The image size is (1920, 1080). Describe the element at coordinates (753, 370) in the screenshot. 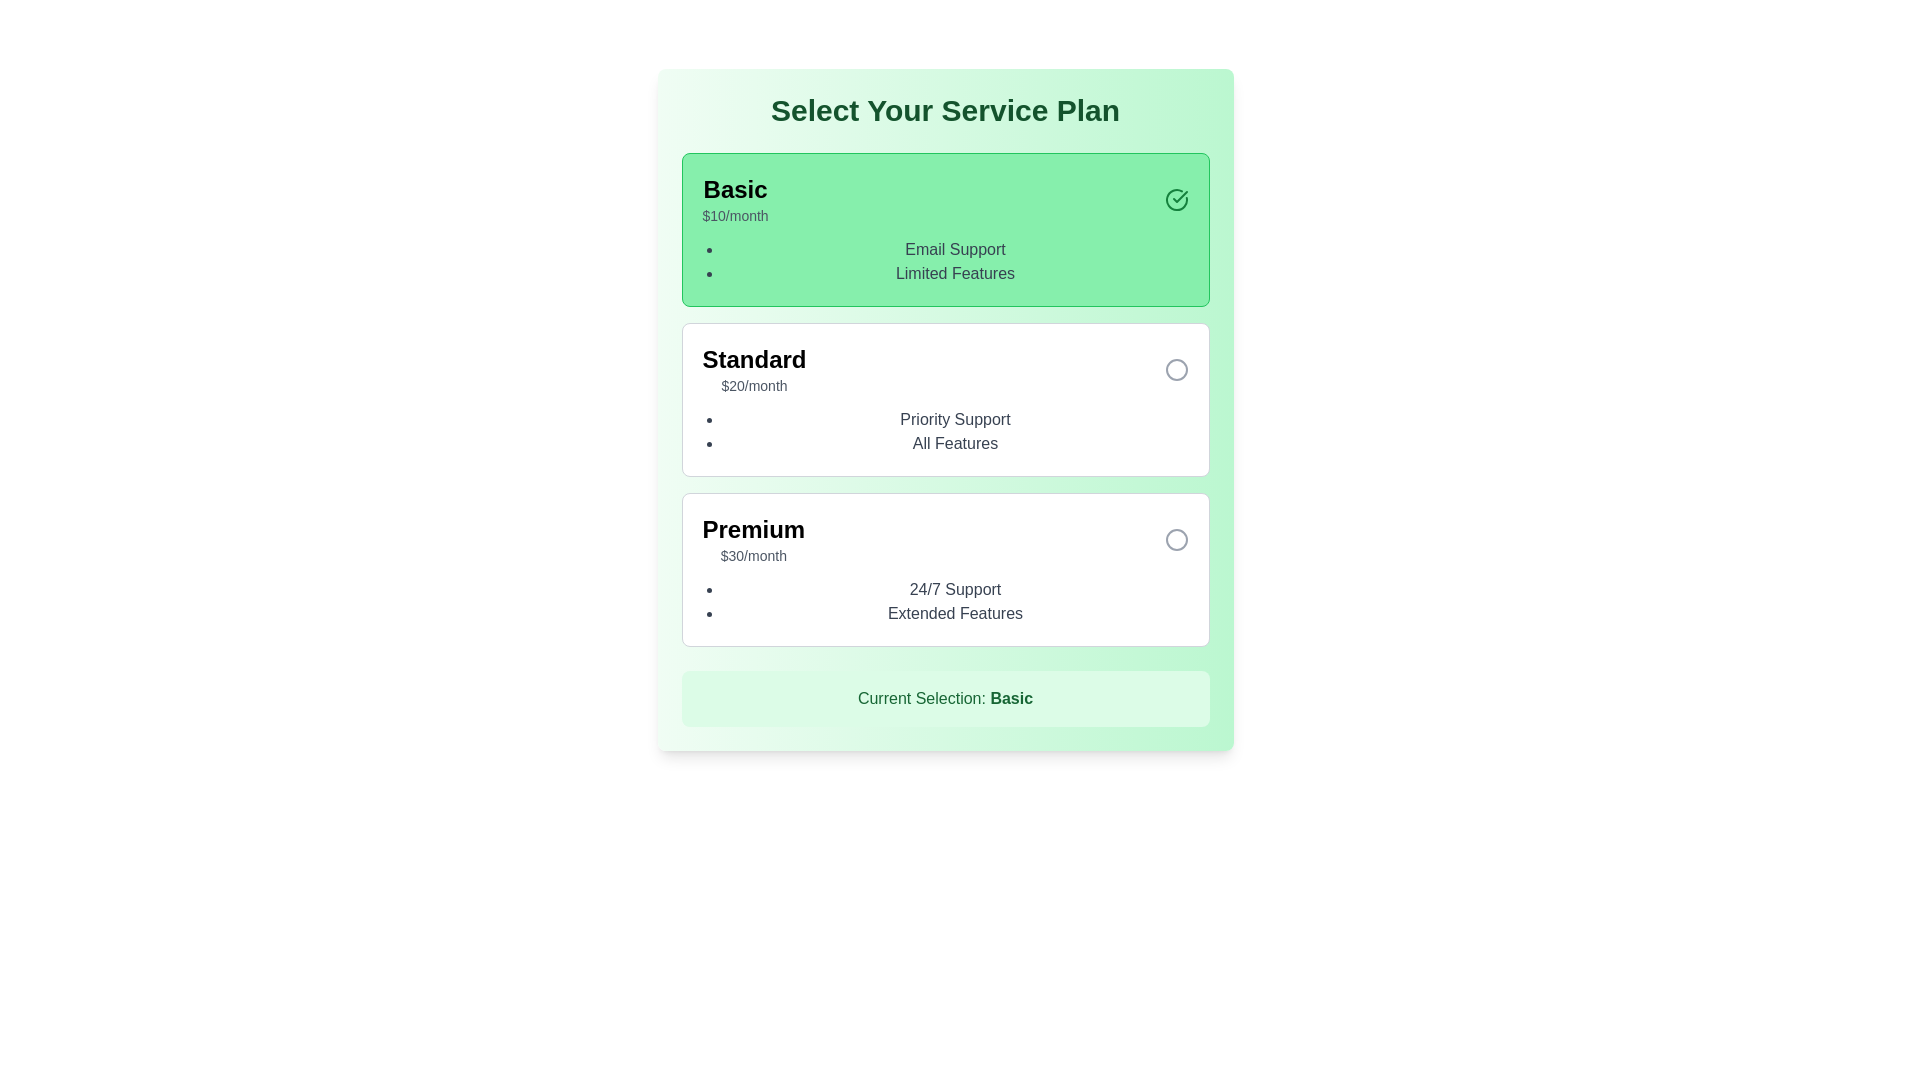

I see `text element displaying 'Standard $20/month' which is styled with 'Standard' in bold and larger font, located in the middle of the service plans` at that location.